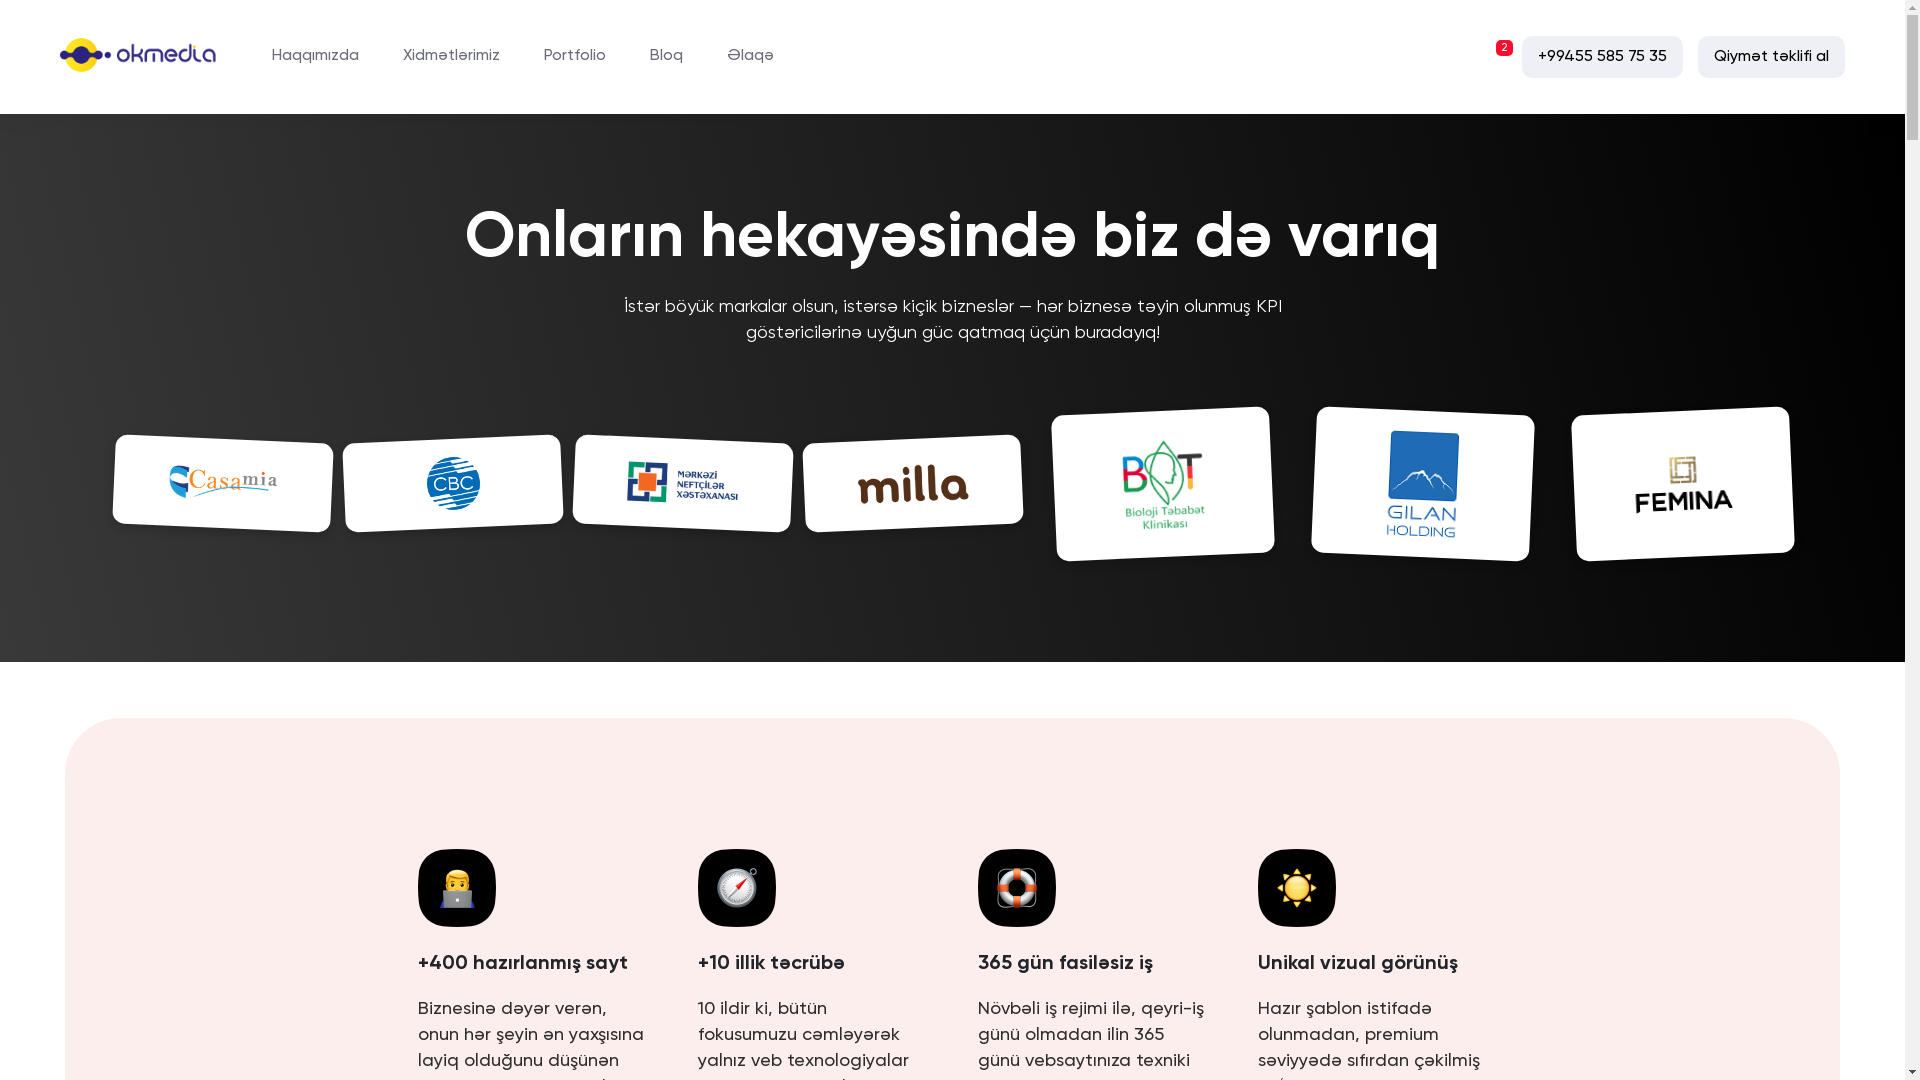  I want to click on '+99455 585 75 35', so click(1602, 56).